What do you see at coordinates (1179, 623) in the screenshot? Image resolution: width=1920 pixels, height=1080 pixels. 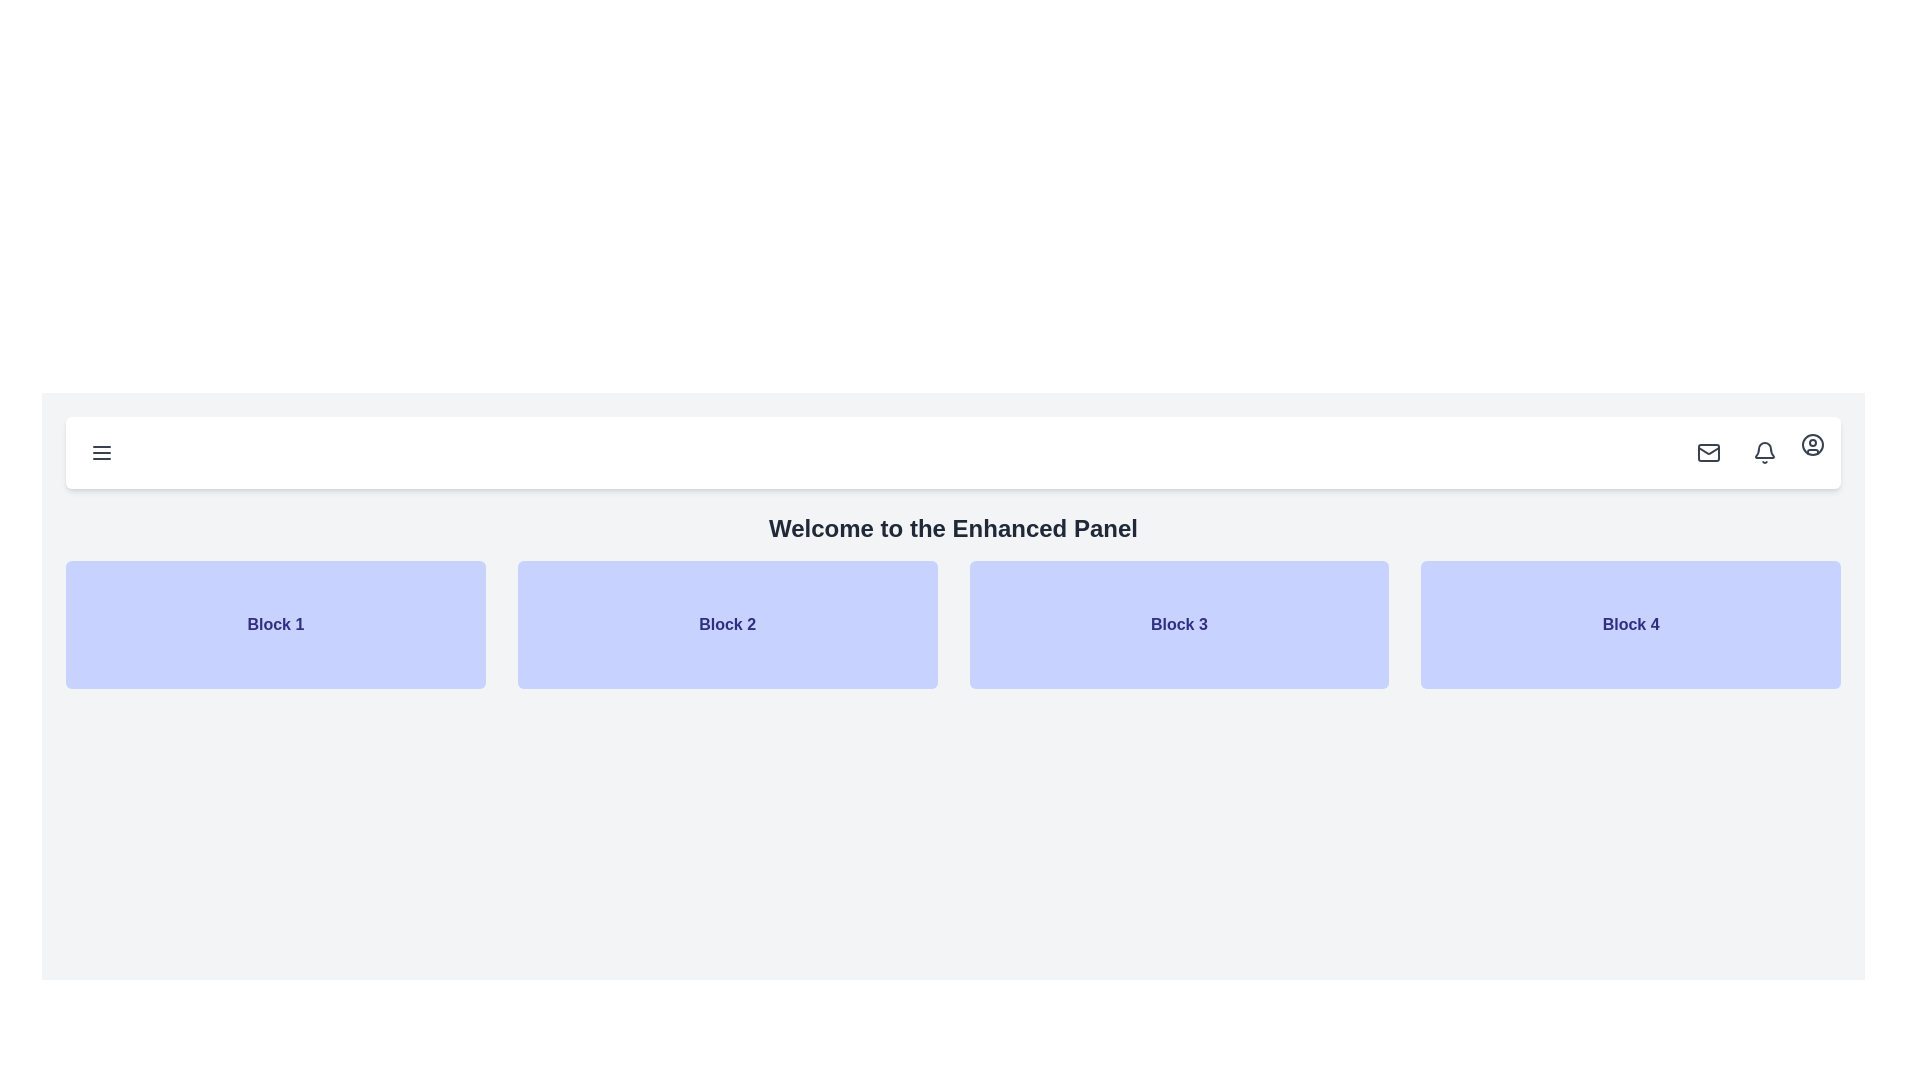 I see `the labeled block with the label 'Block 3'` at bounding box center [1179, 623].